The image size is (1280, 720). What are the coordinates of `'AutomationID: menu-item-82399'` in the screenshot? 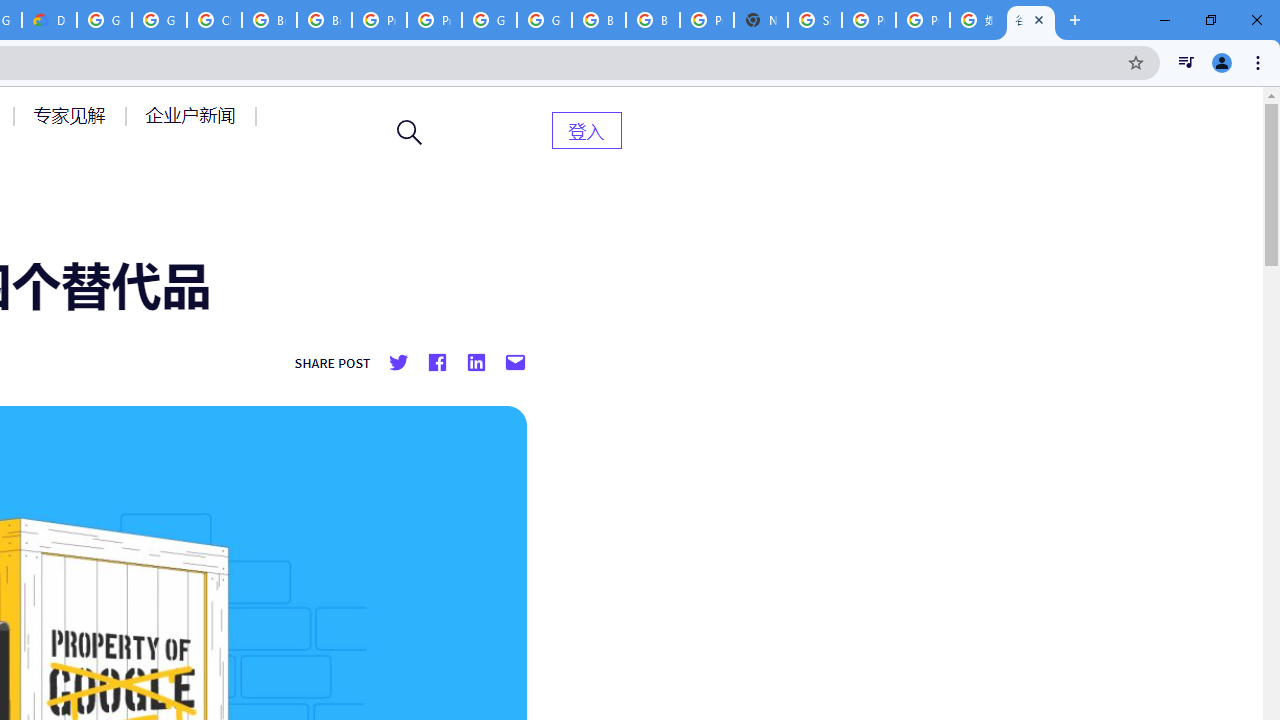 It's located at (585, 129).